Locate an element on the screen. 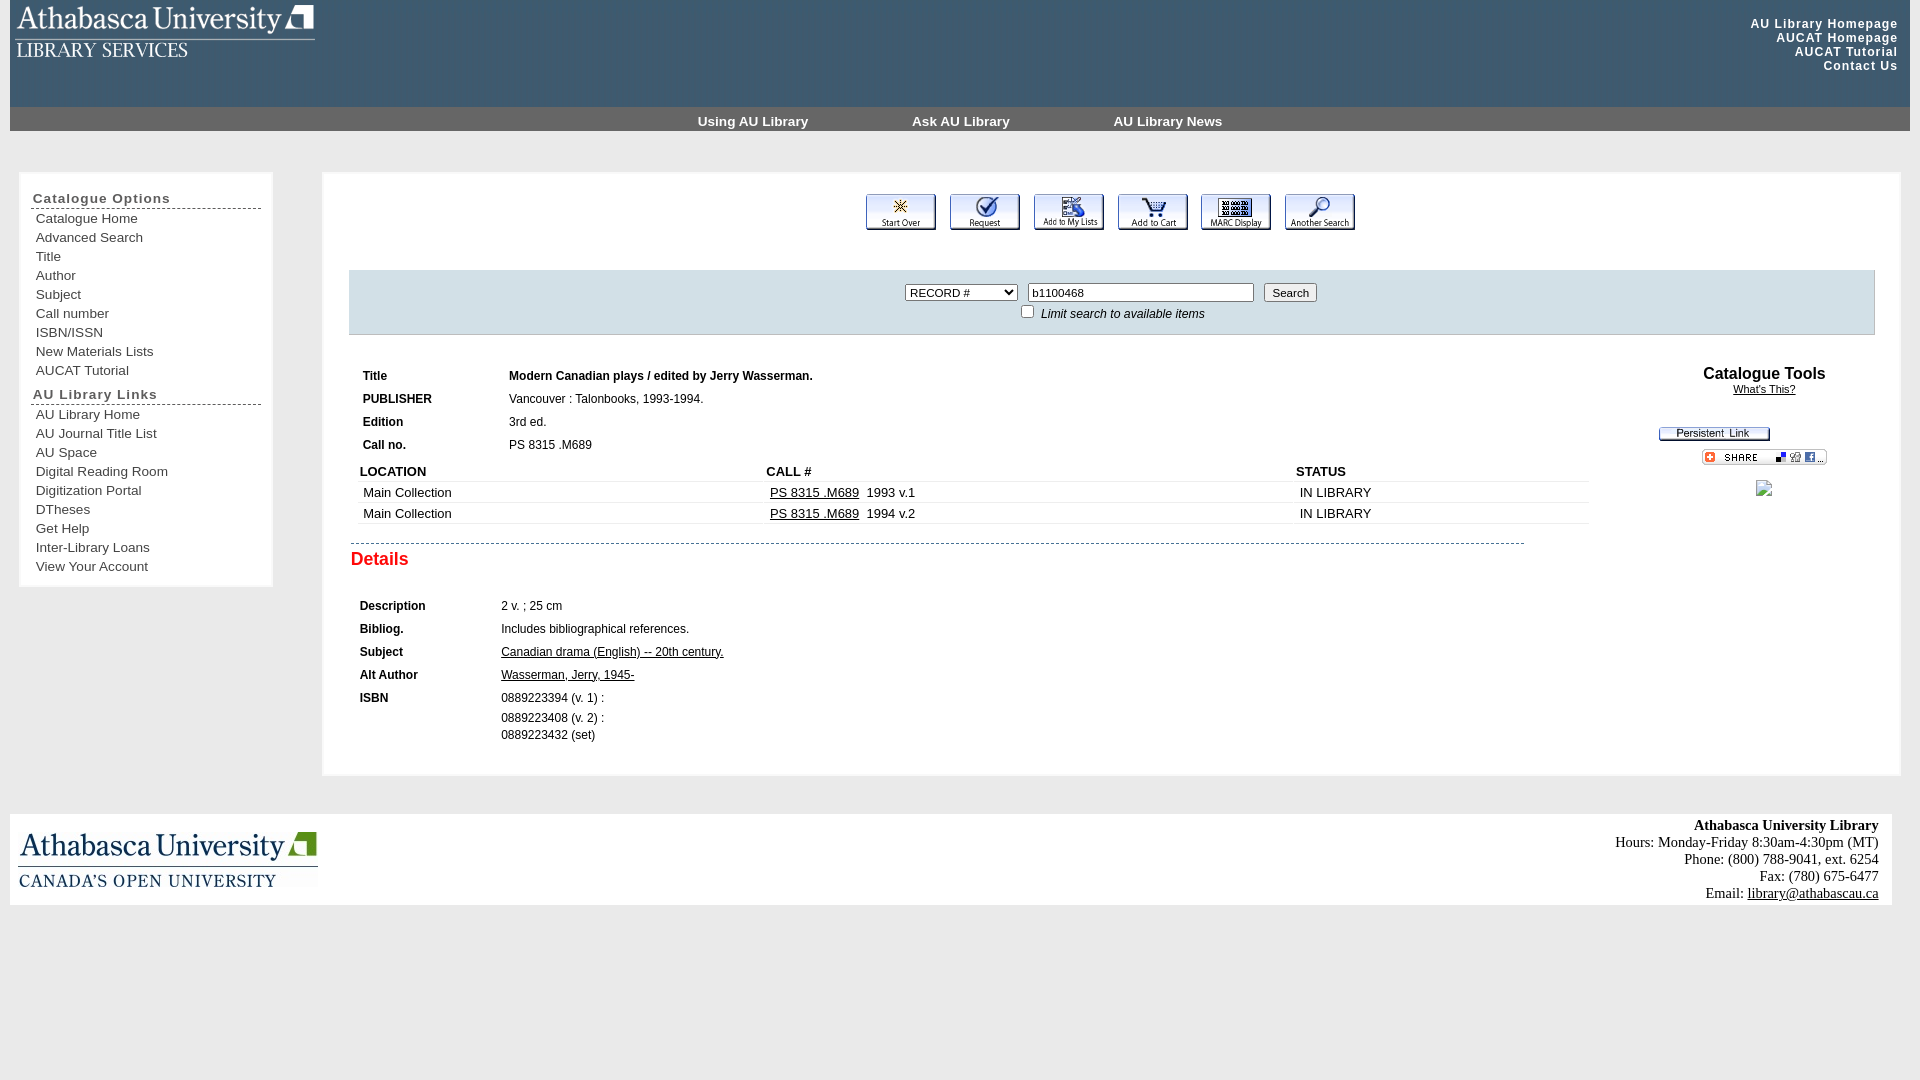 This screenshot has width=1920, height=1080. 'New Materials Lists' is located at coordinates (35, 350).